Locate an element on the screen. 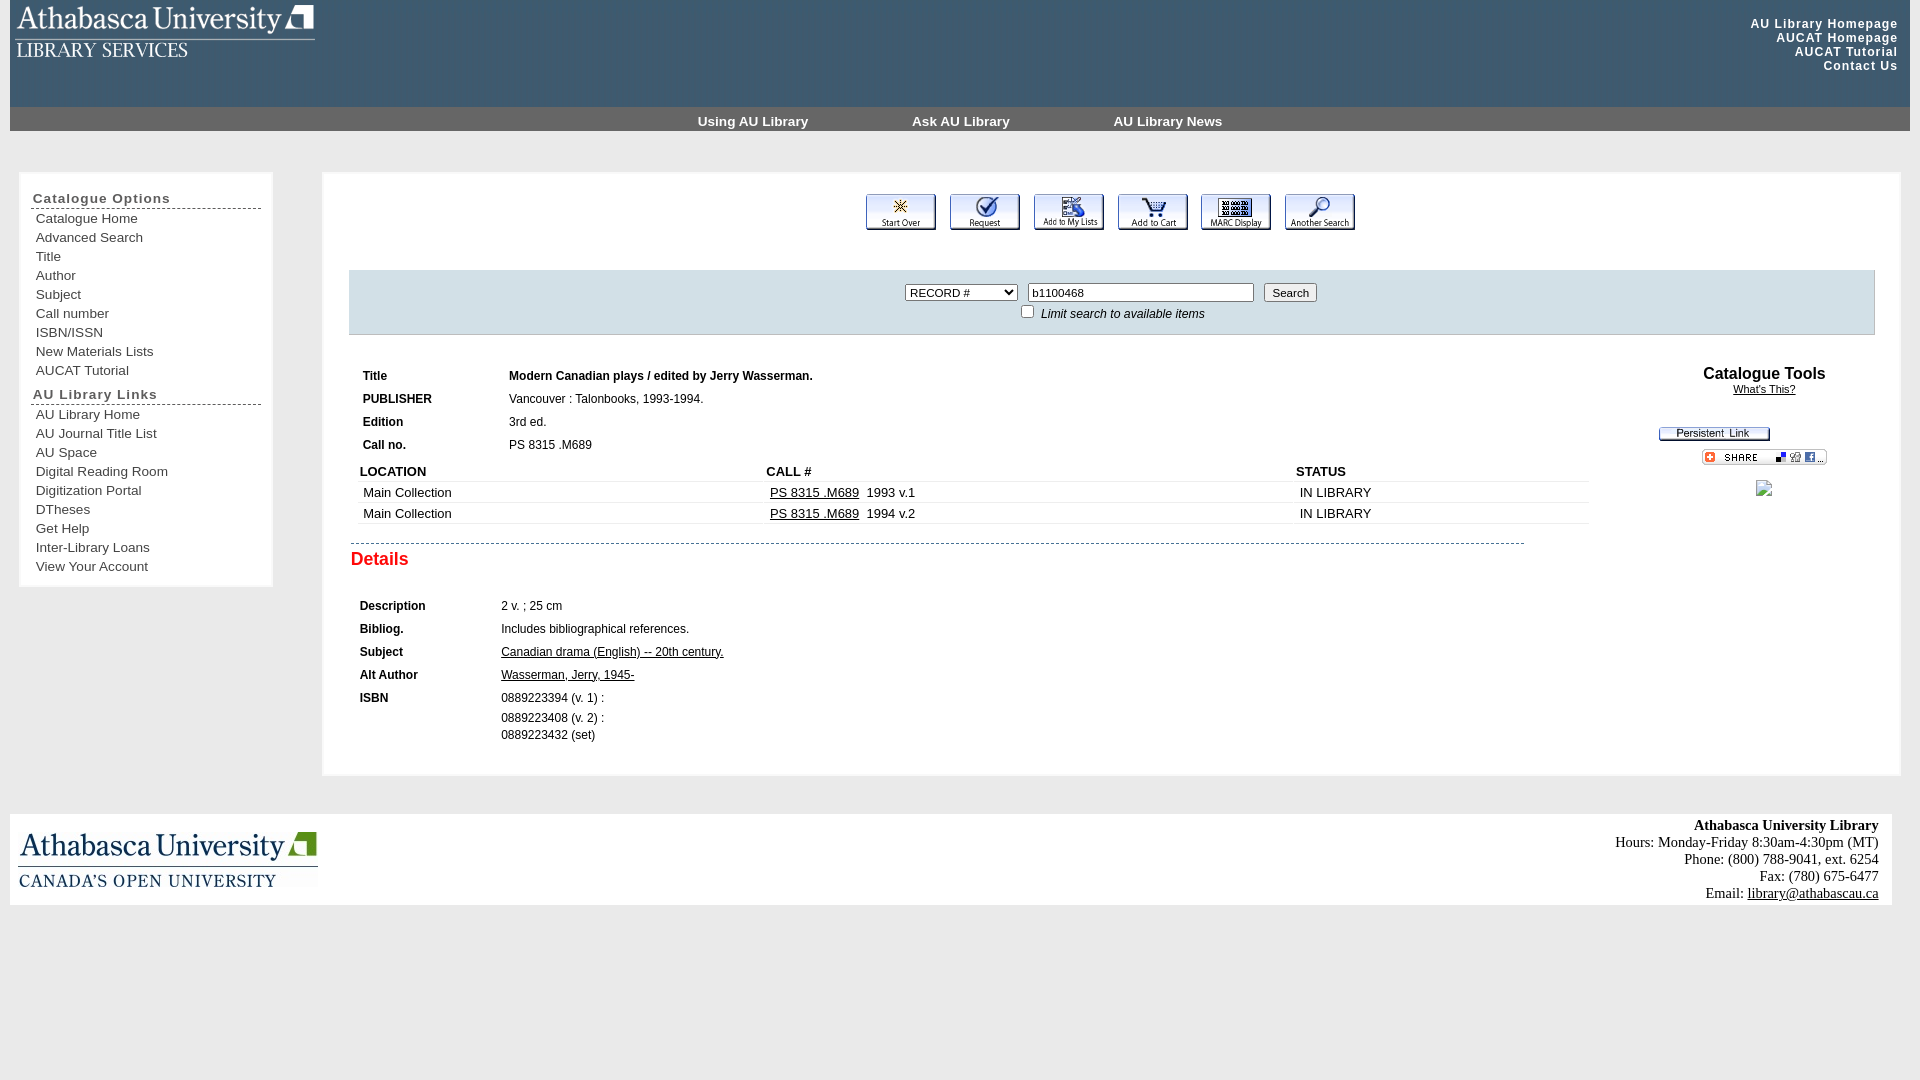 This screenshot has width=1920, height=1080. 'New Materials Lists' is located at coordinates (35, 350).